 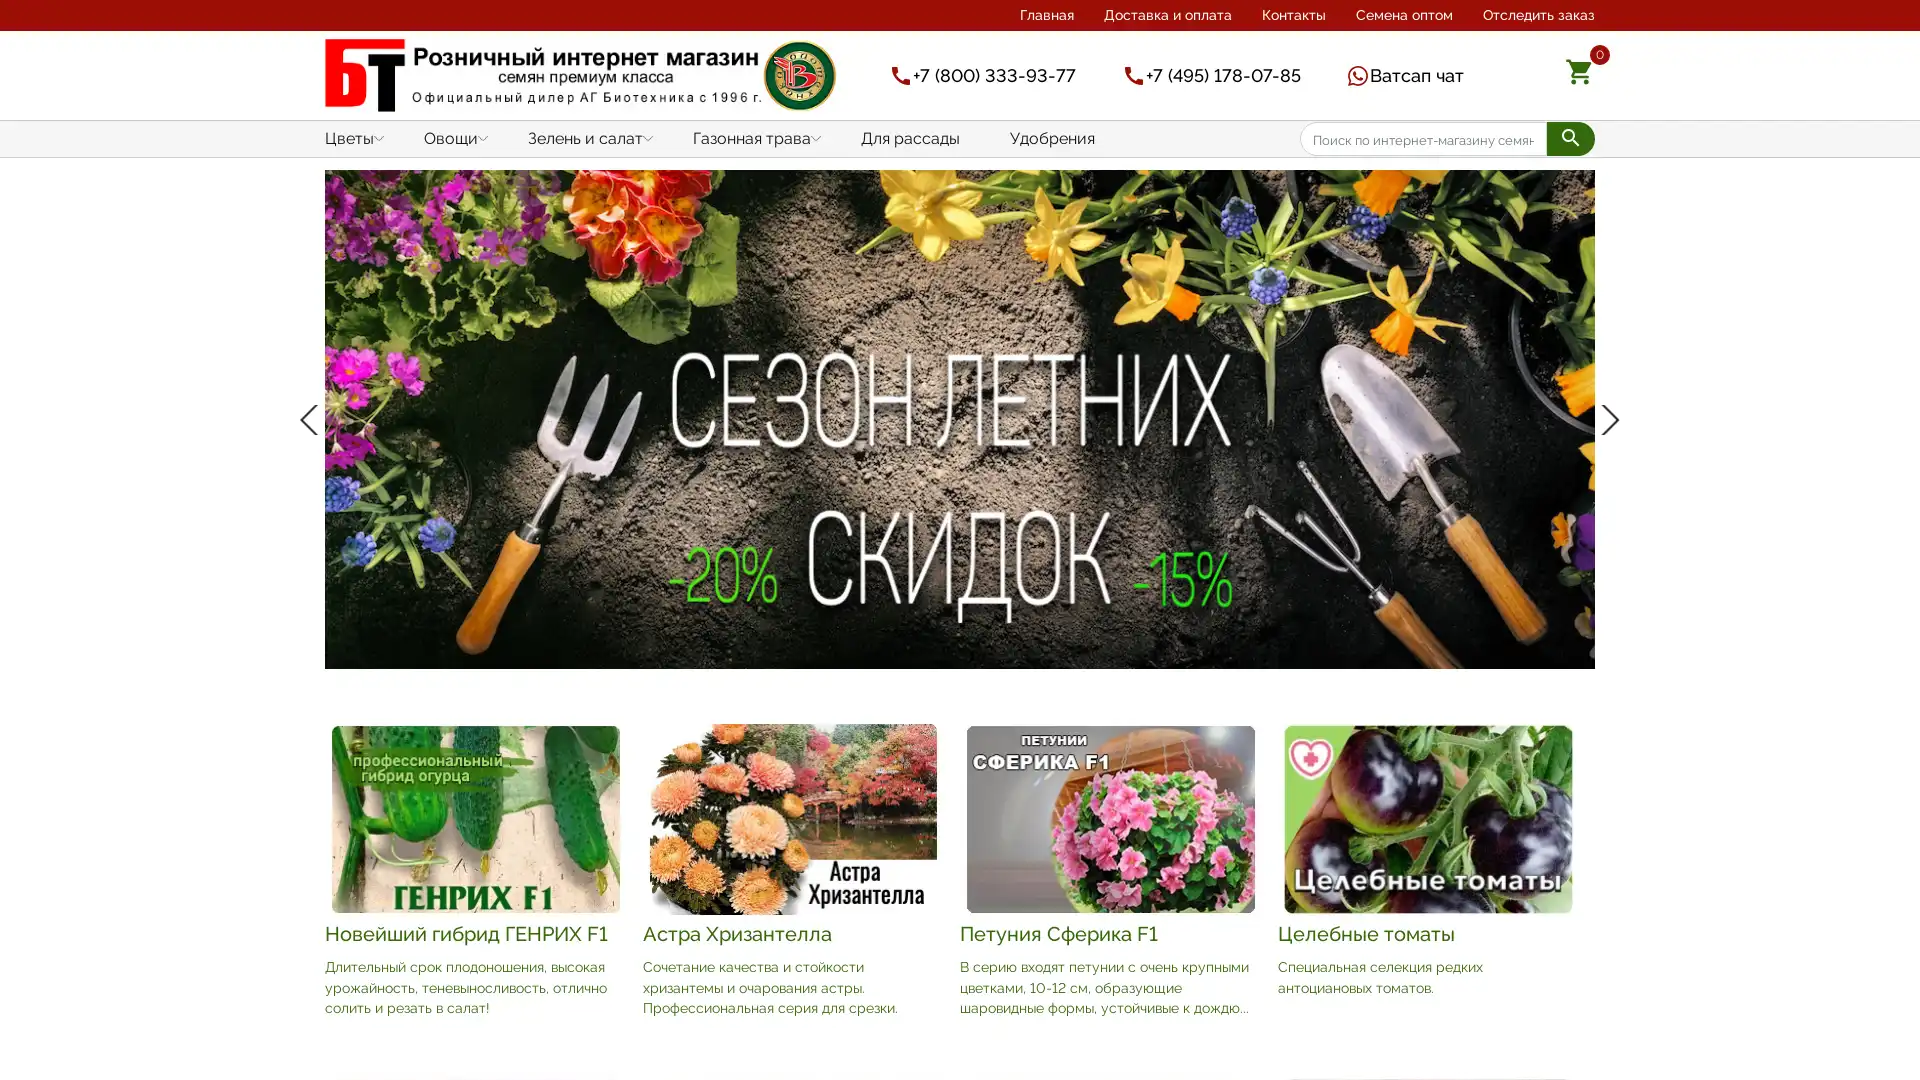 I want to click on Previous, so click(x=312, y=418).